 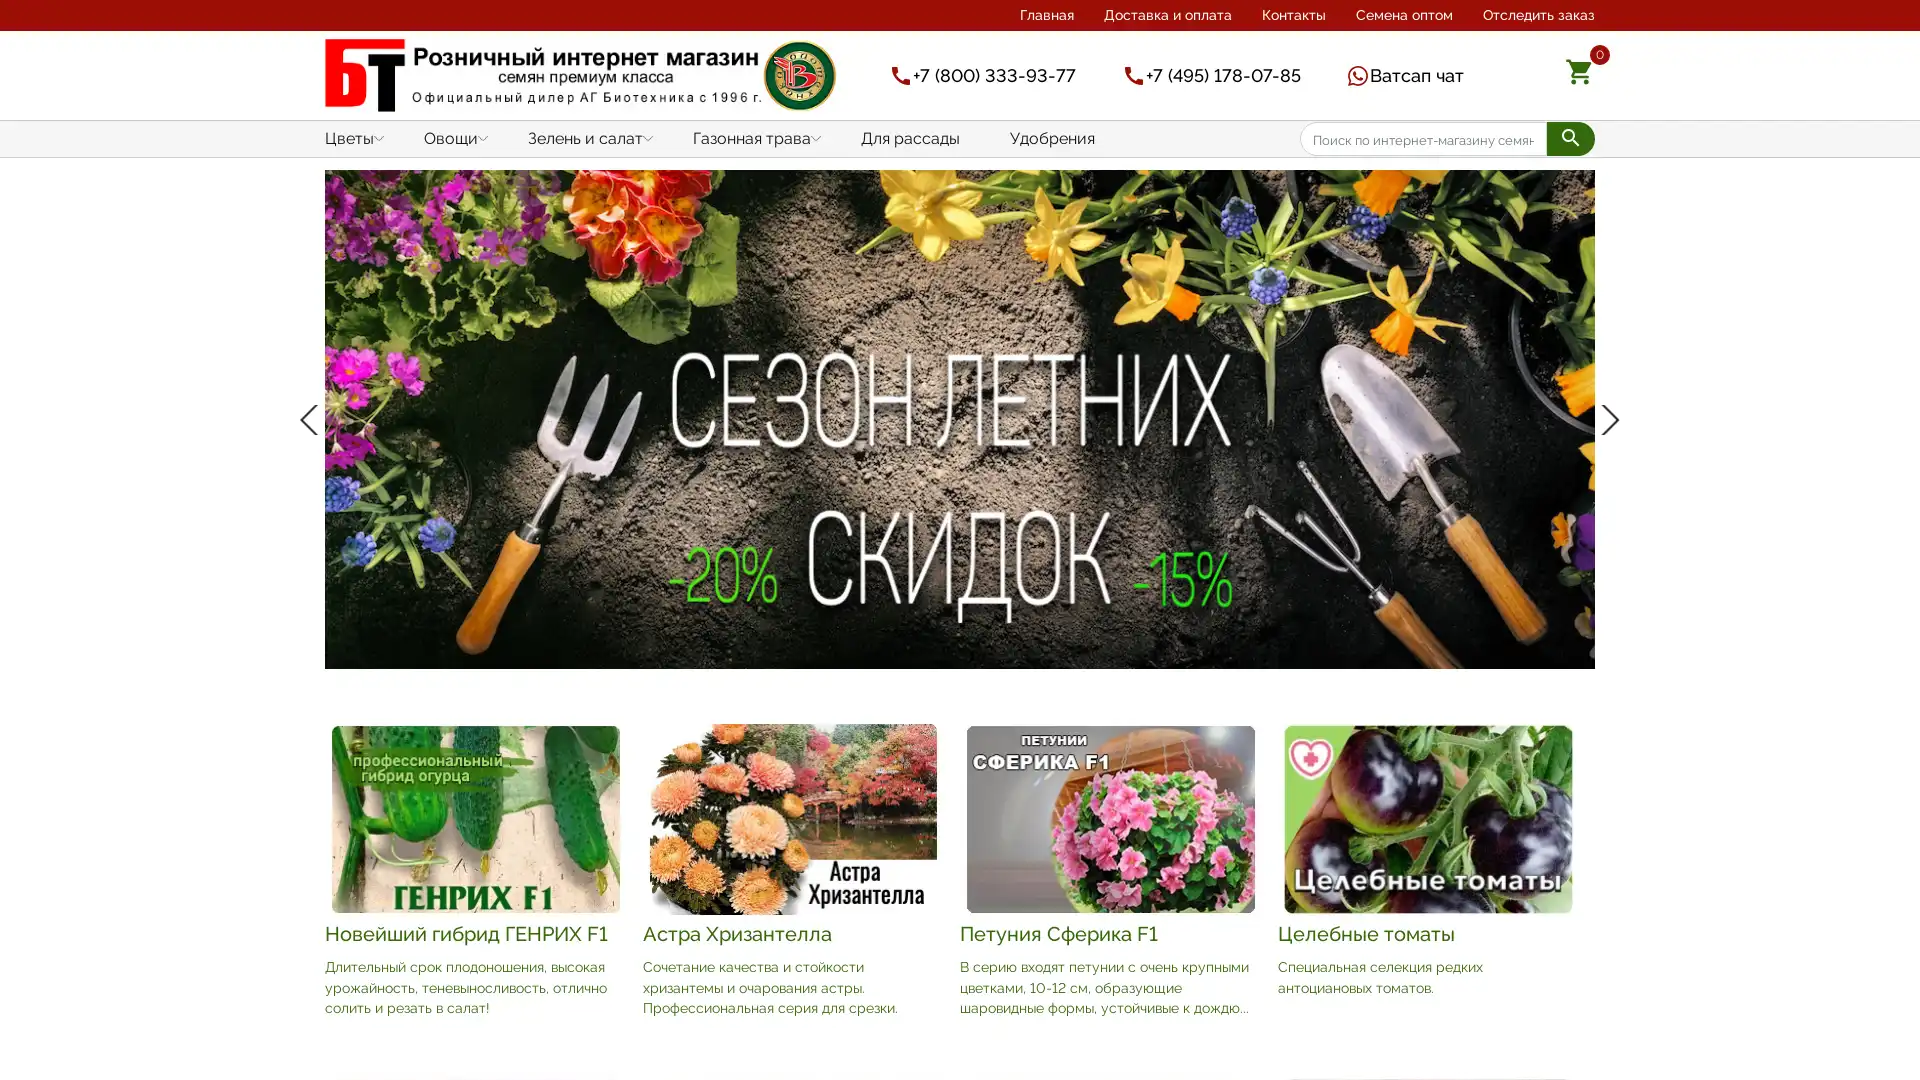 I want to click on Previous, so click(x=312, y=418).